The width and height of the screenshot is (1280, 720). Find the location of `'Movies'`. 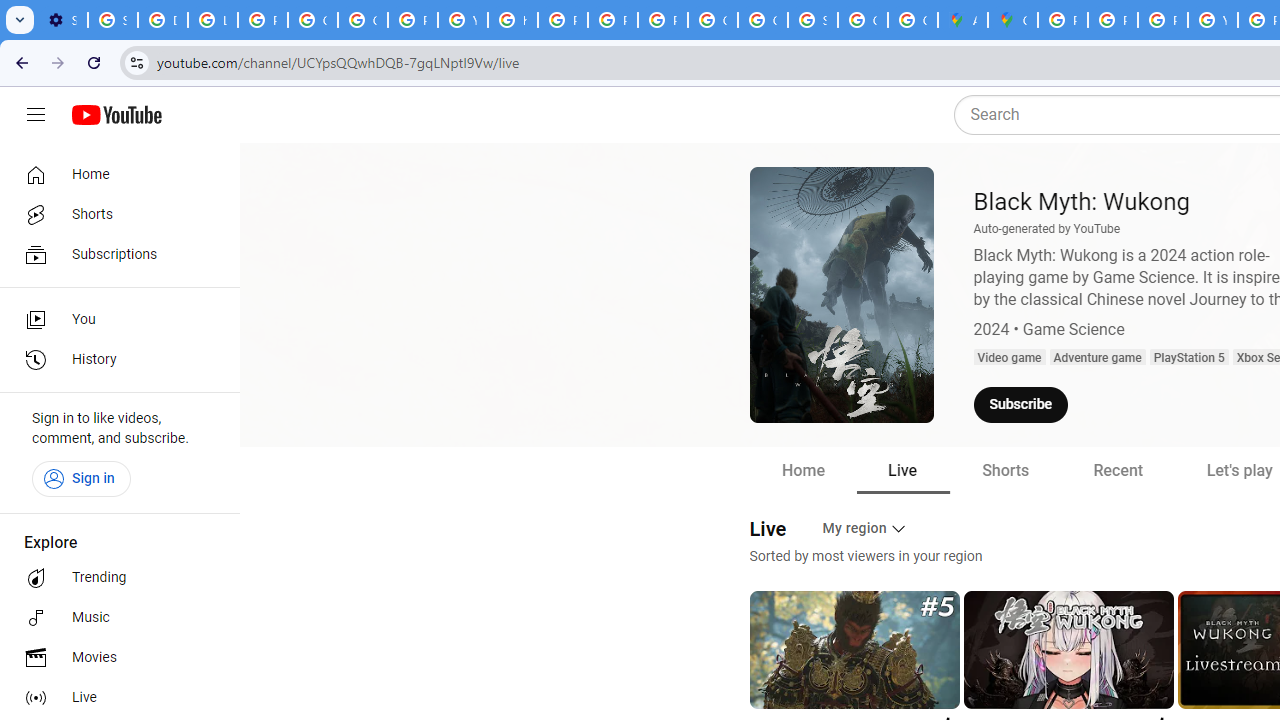

'Movies' is located at coordinates (112, 658).